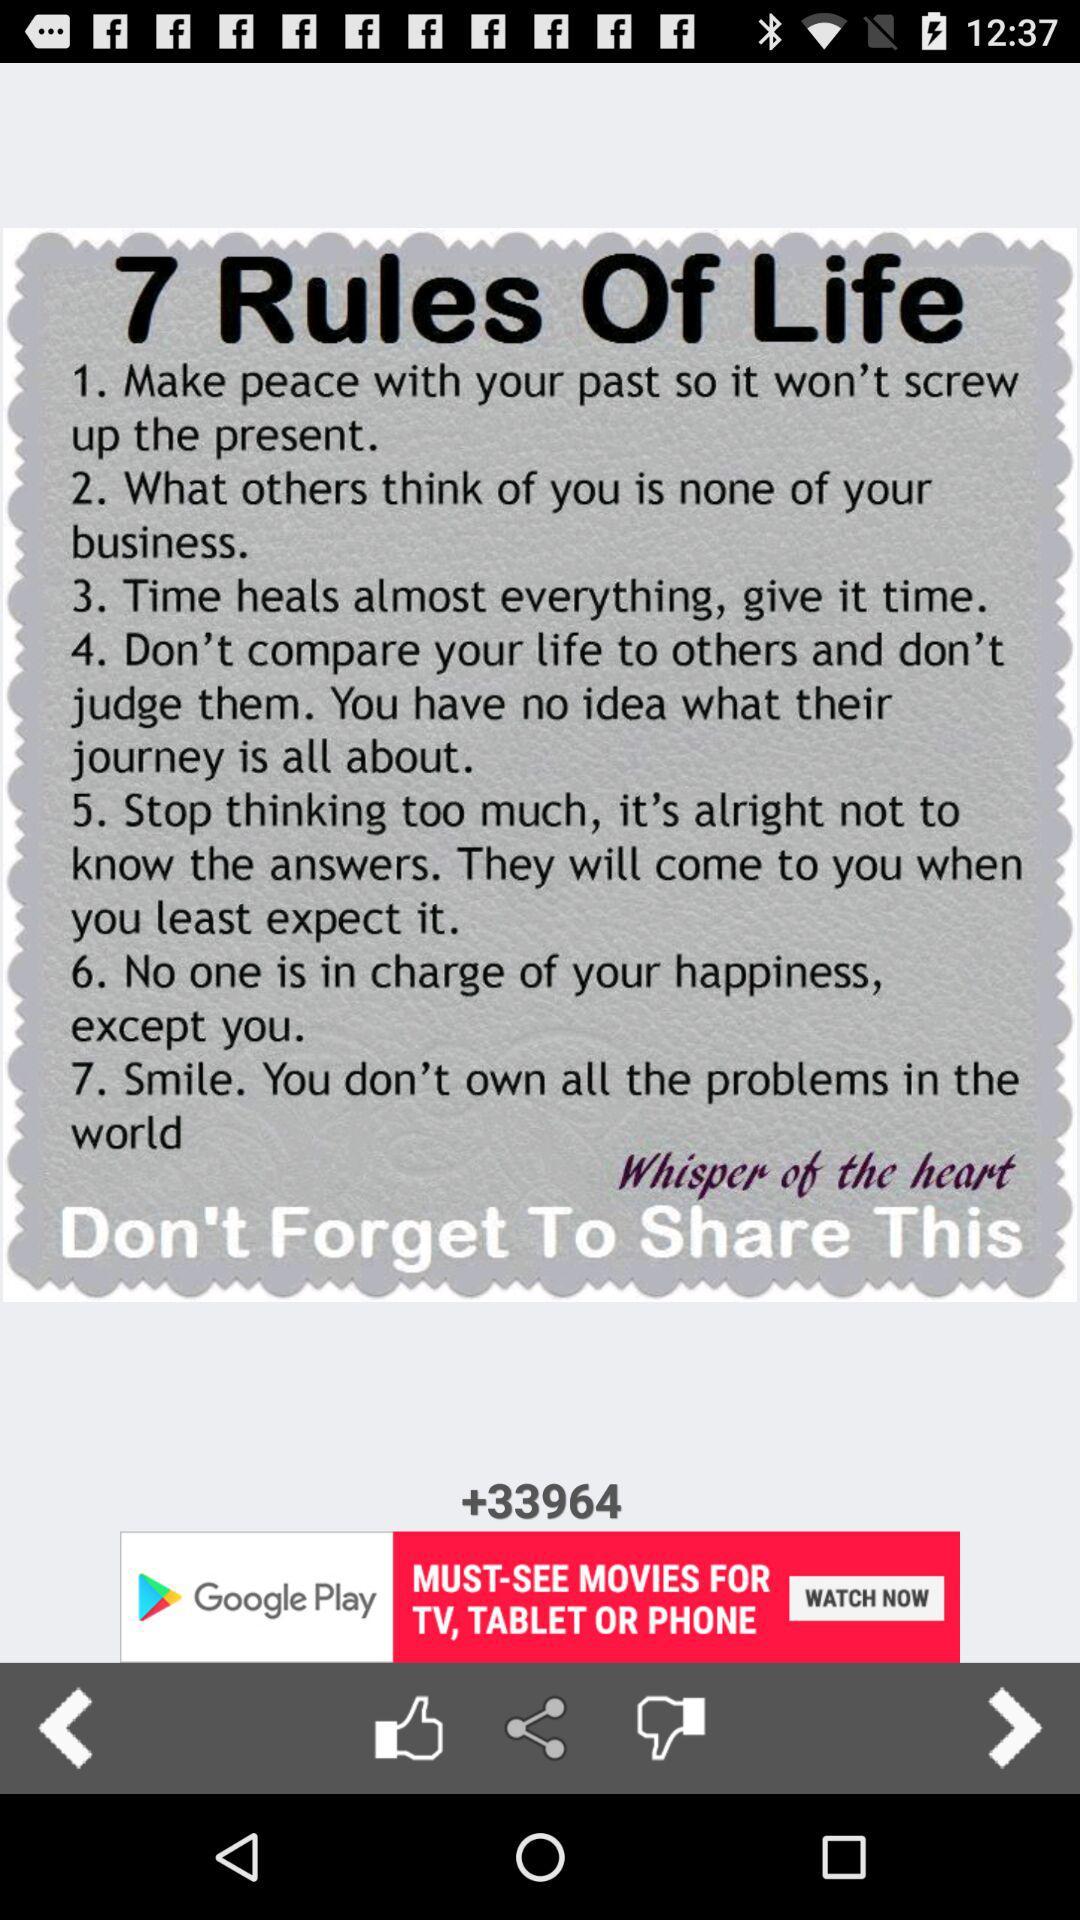 This screenshot has width=1080, height=1920. I want to click on the thumbs_down icon, so click(670, 1848).